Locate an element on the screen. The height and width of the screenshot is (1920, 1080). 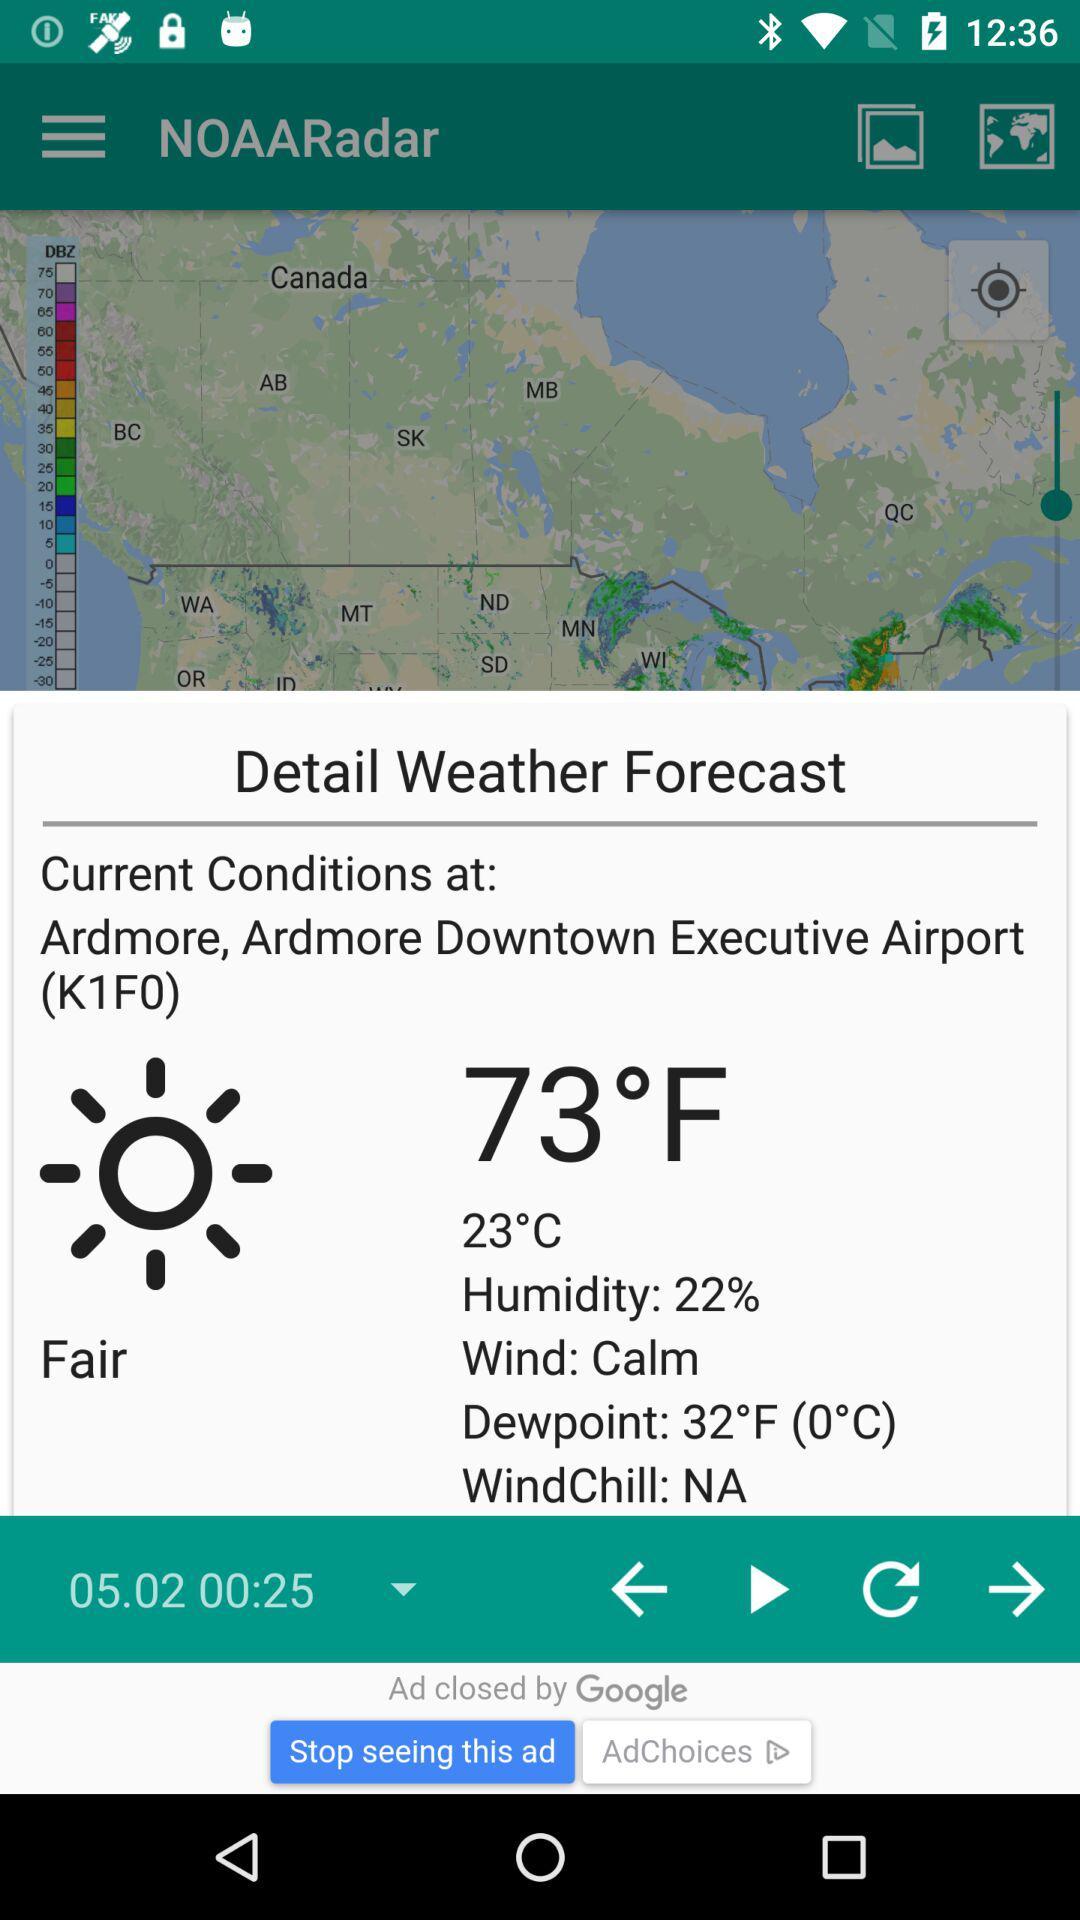
icon below ardmore ardmore downtown app is located at coordinates (998, 1317).